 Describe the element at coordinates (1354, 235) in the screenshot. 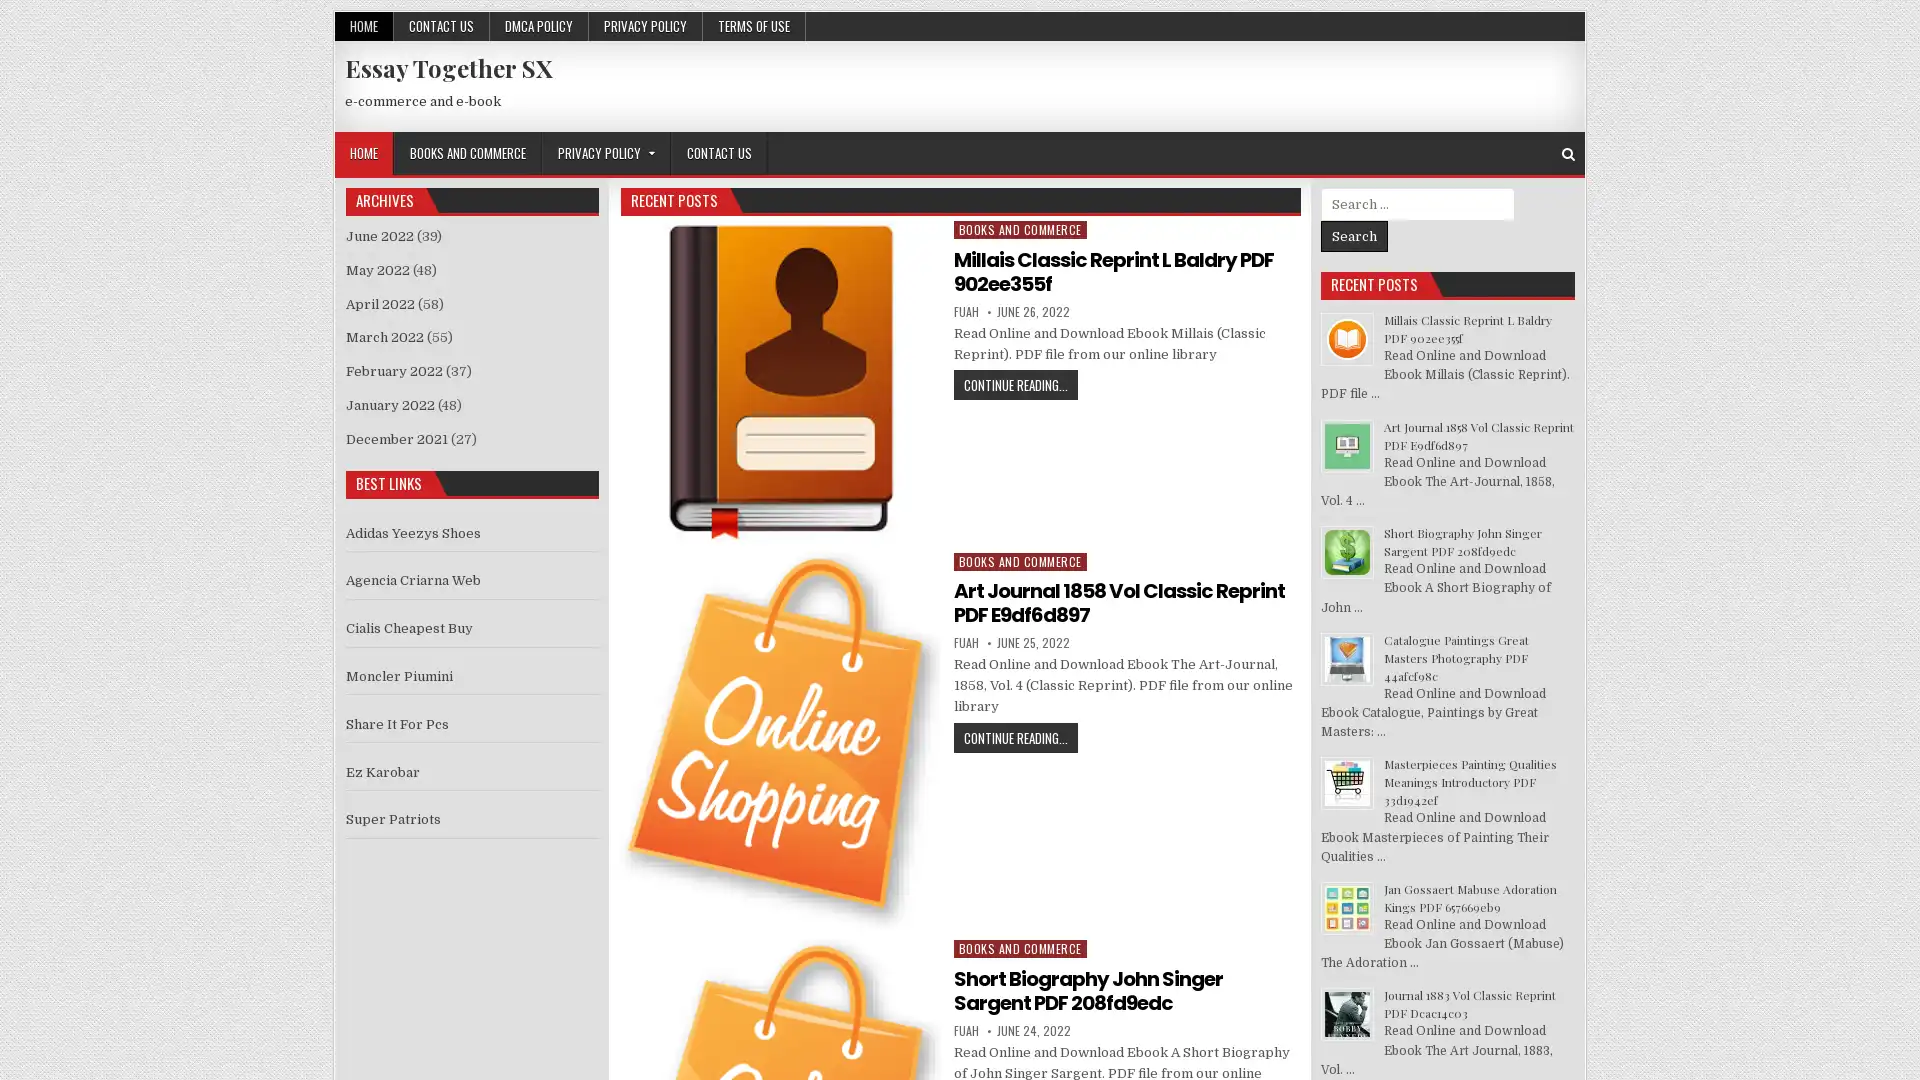

I see `Search` at that location.